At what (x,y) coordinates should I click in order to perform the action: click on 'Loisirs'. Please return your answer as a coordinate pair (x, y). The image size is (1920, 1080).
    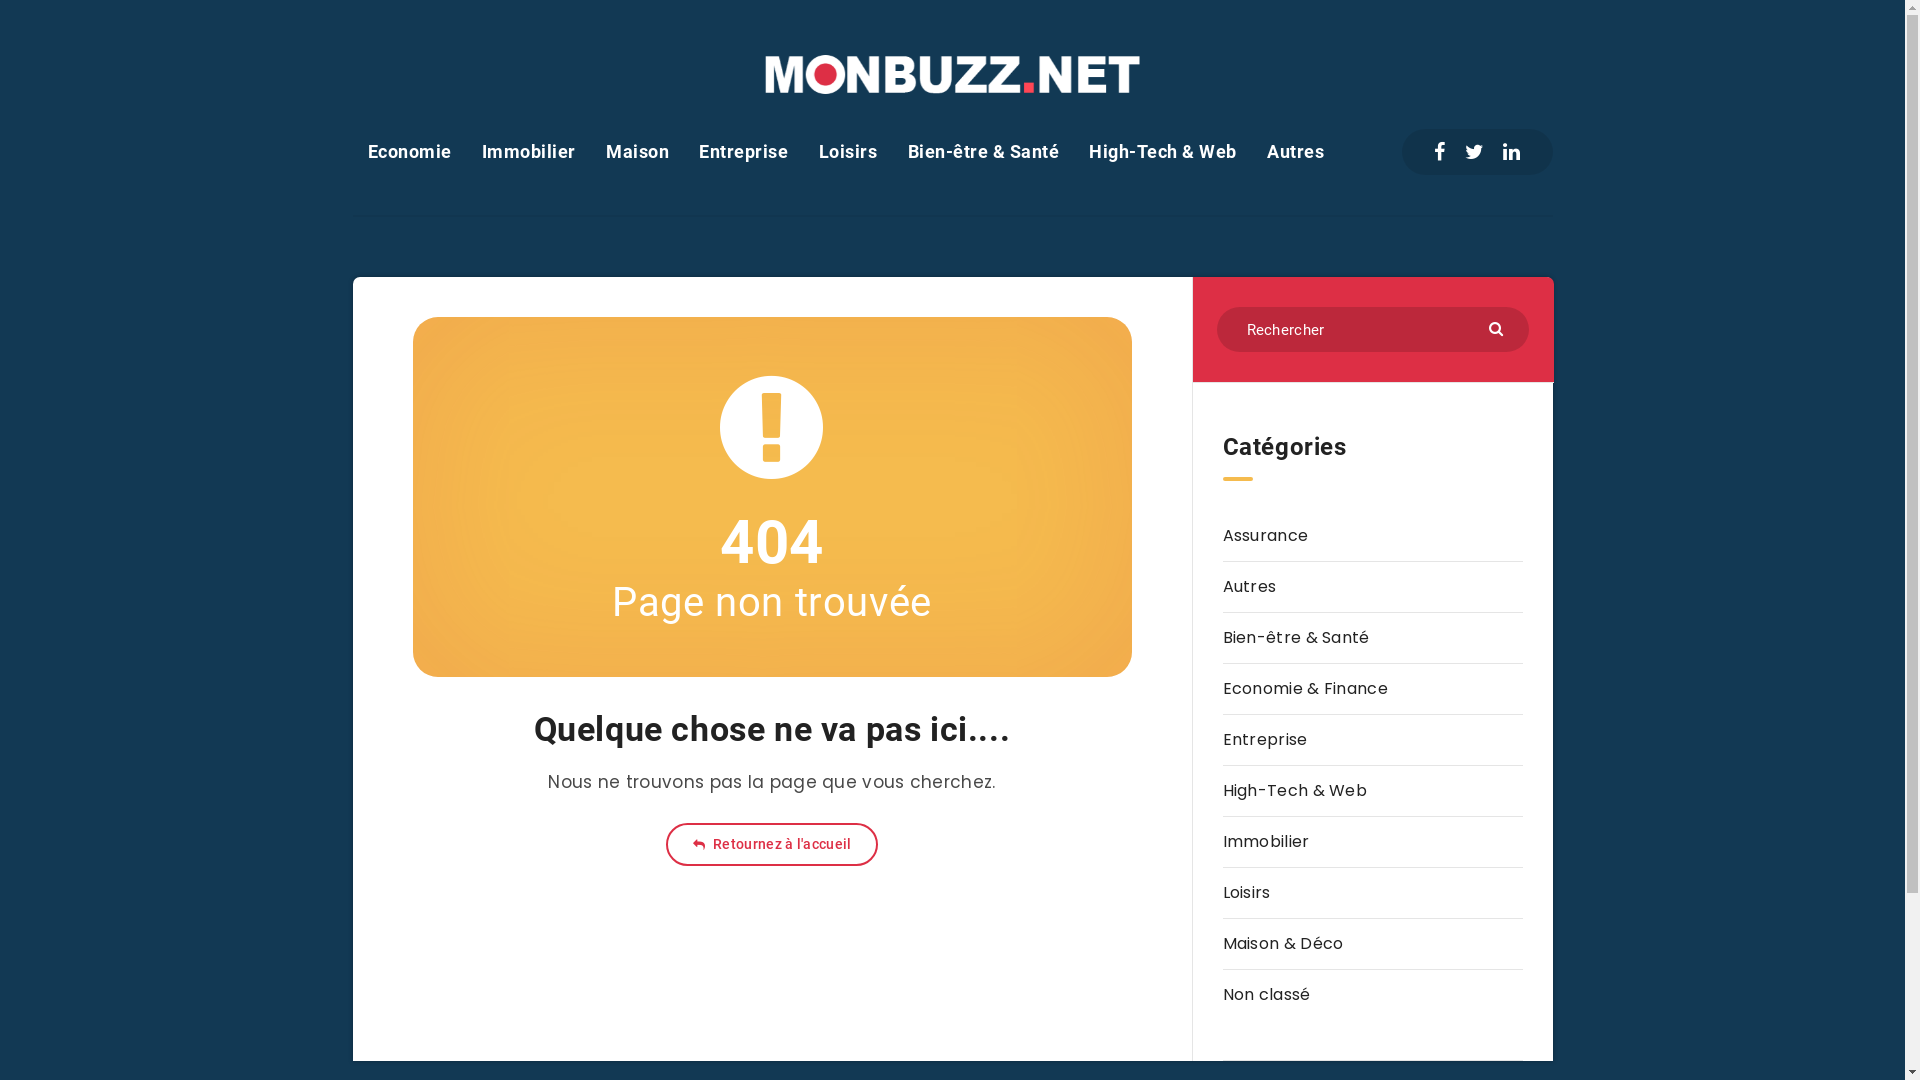
    Looking at the image, I should click on (1245, 892).